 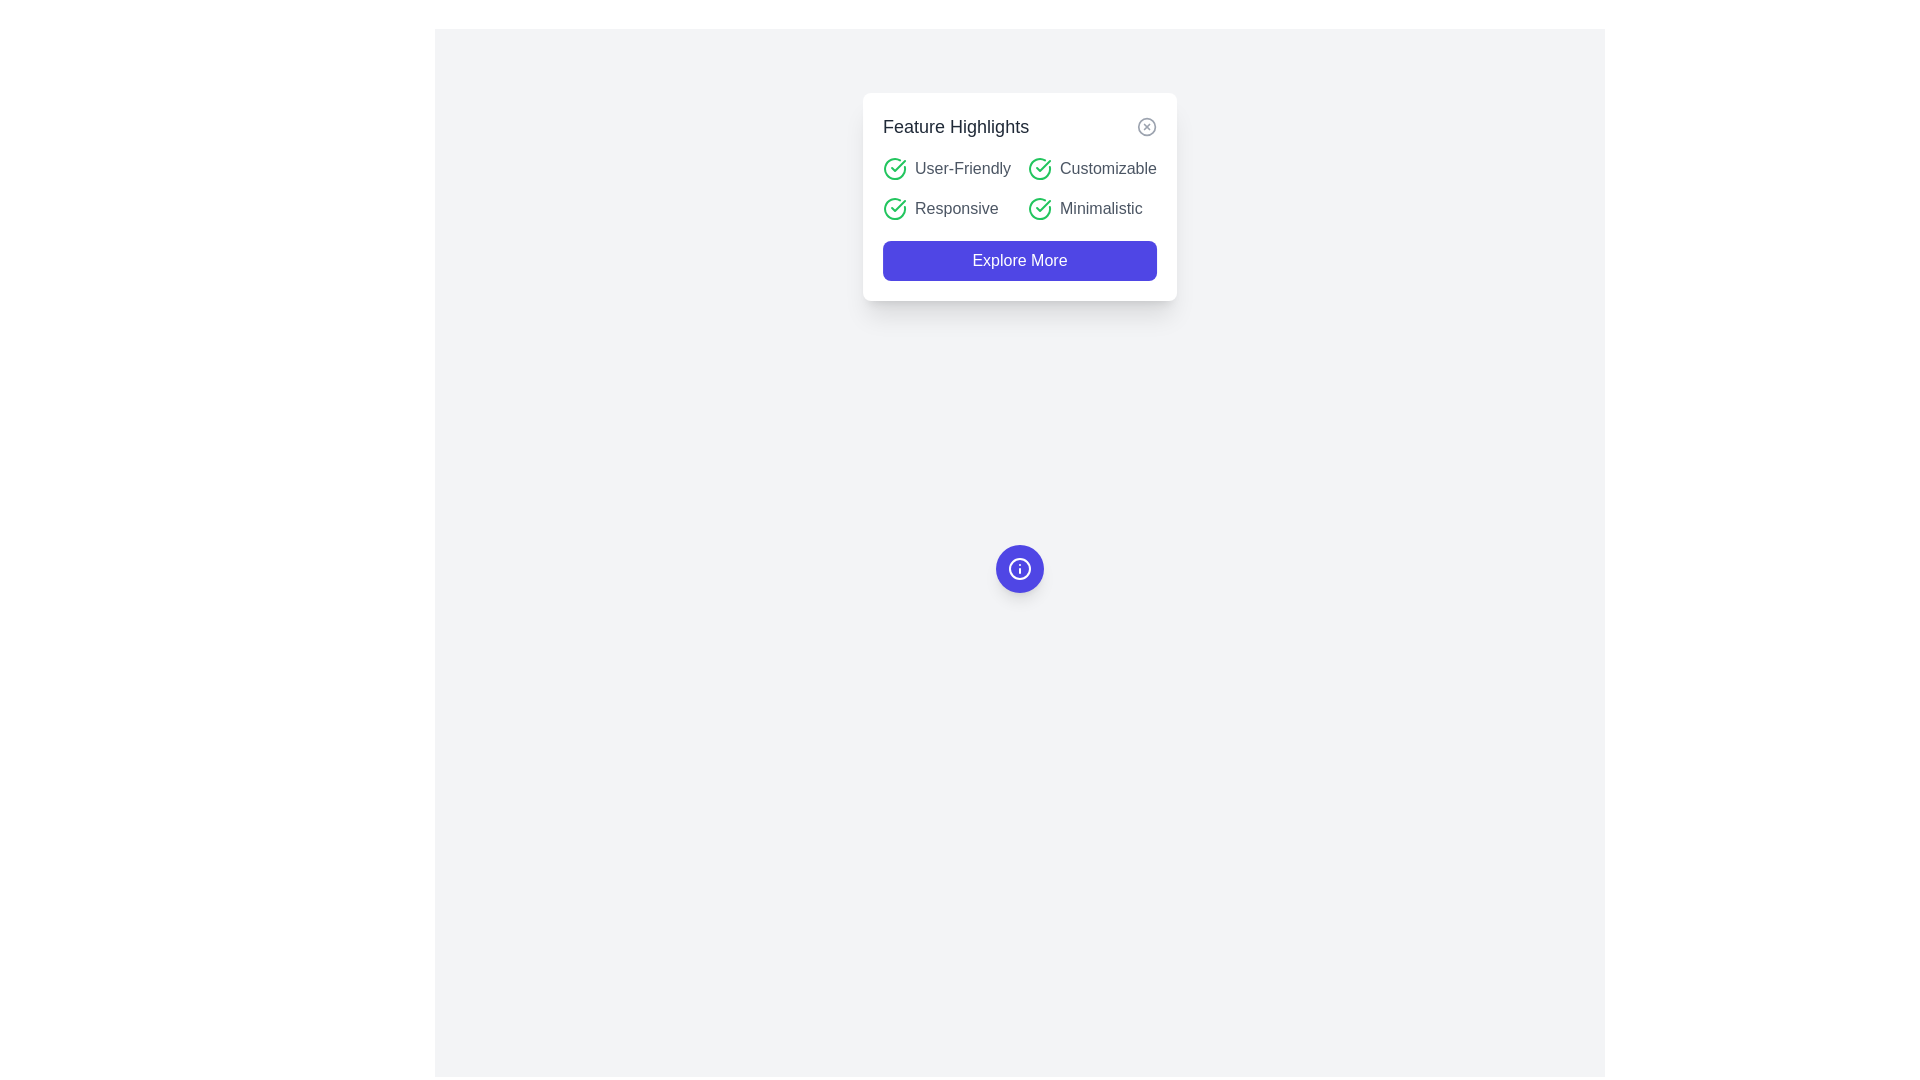 What do you see at coordinates (946, 208) in the screenshot?
I see `the 'Responsive' feature descriptor text element with its associated icon, located in the second row, first column of the grid layout` at bounding box center [946, 208].